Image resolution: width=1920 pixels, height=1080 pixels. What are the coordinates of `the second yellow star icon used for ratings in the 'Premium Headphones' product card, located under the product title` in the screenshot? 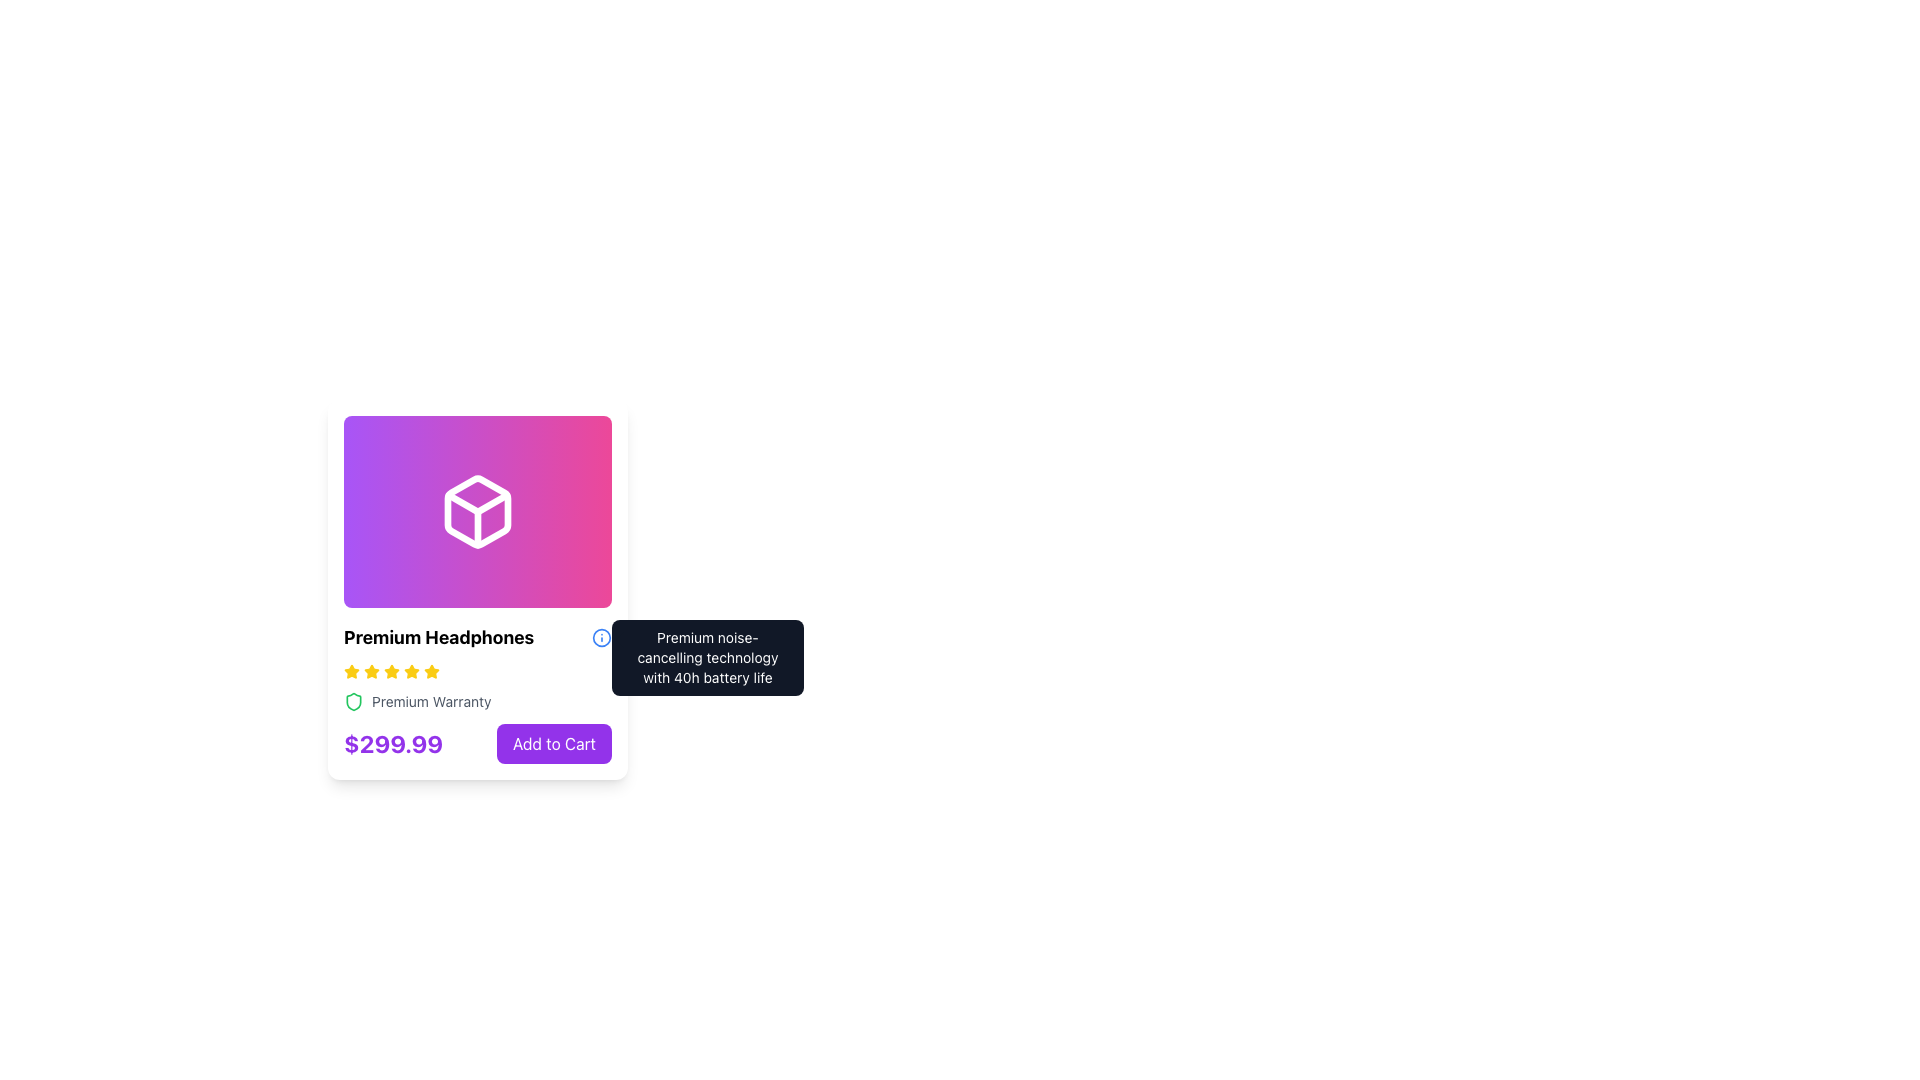 It's located at (351, 671).